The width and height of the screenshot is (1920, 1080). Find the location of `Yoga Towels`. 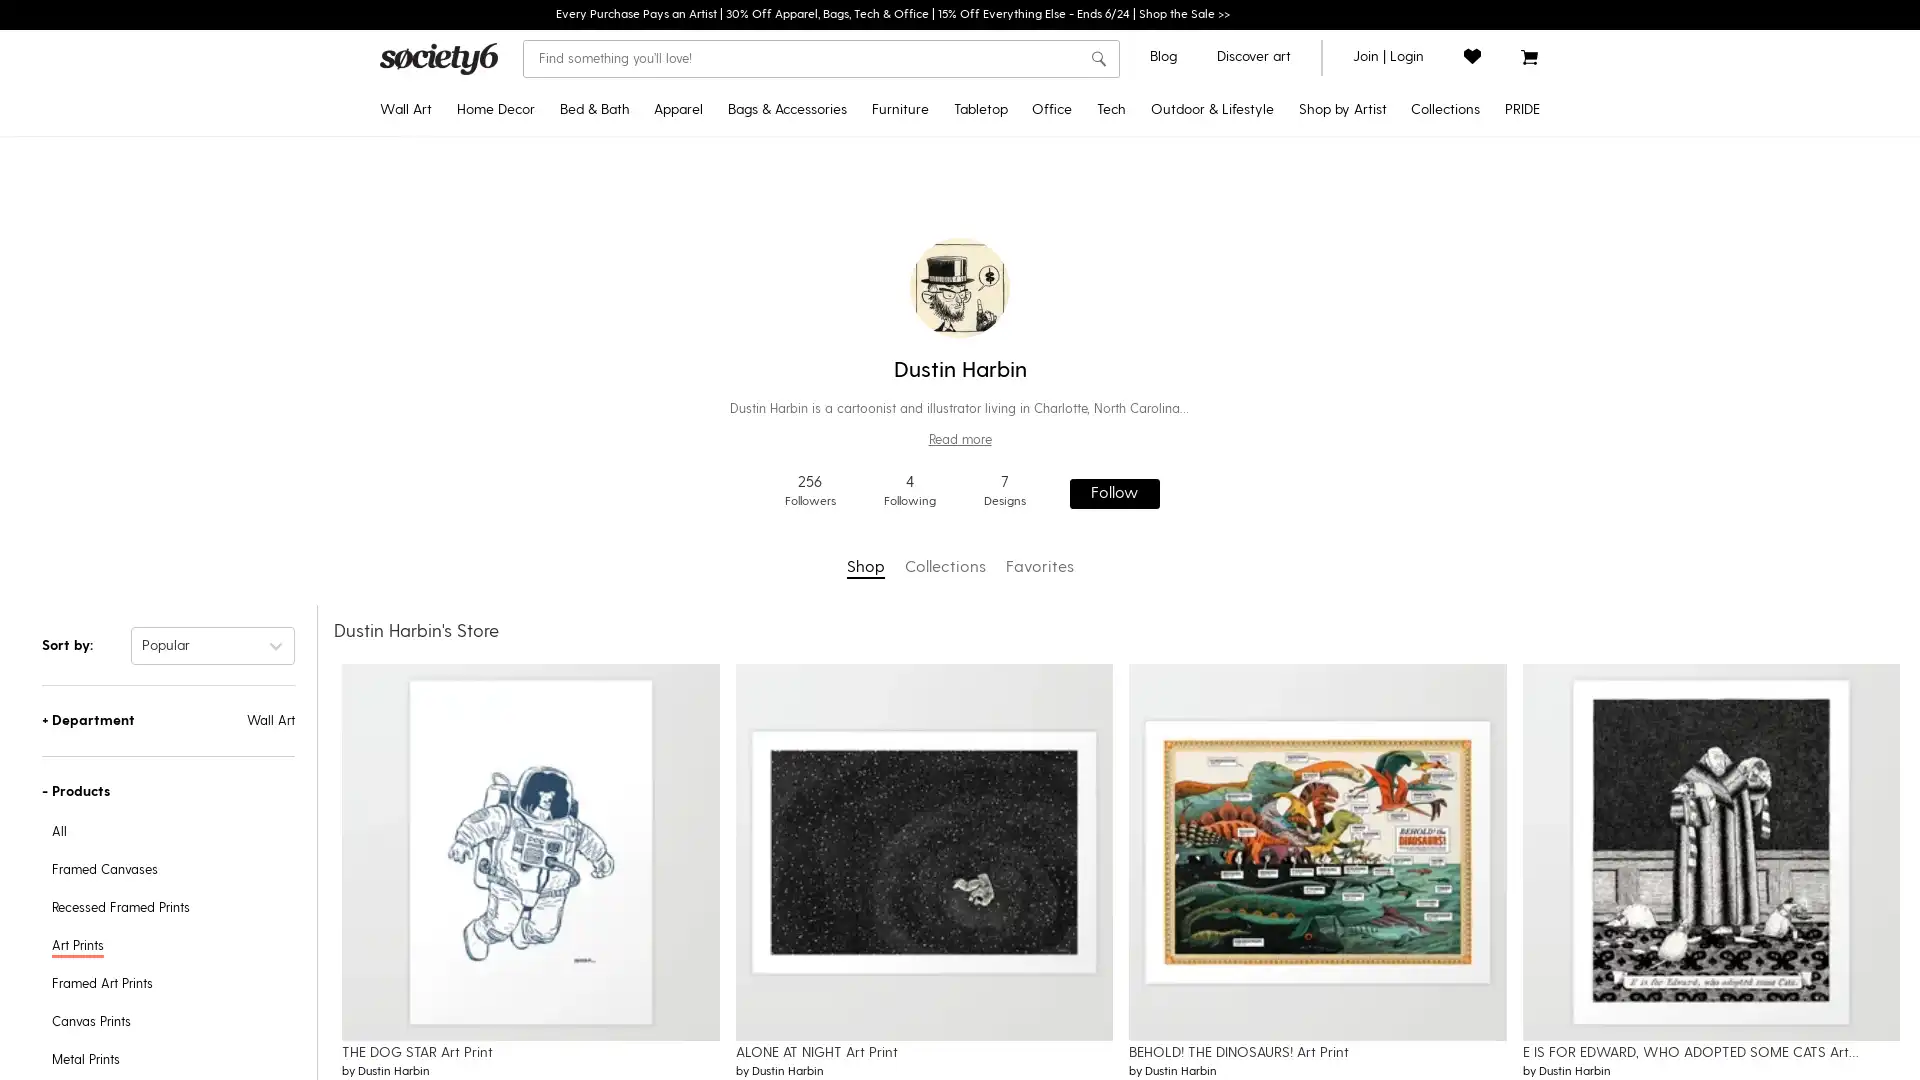

Yoga Towels is located at coordinates (1238, 225).